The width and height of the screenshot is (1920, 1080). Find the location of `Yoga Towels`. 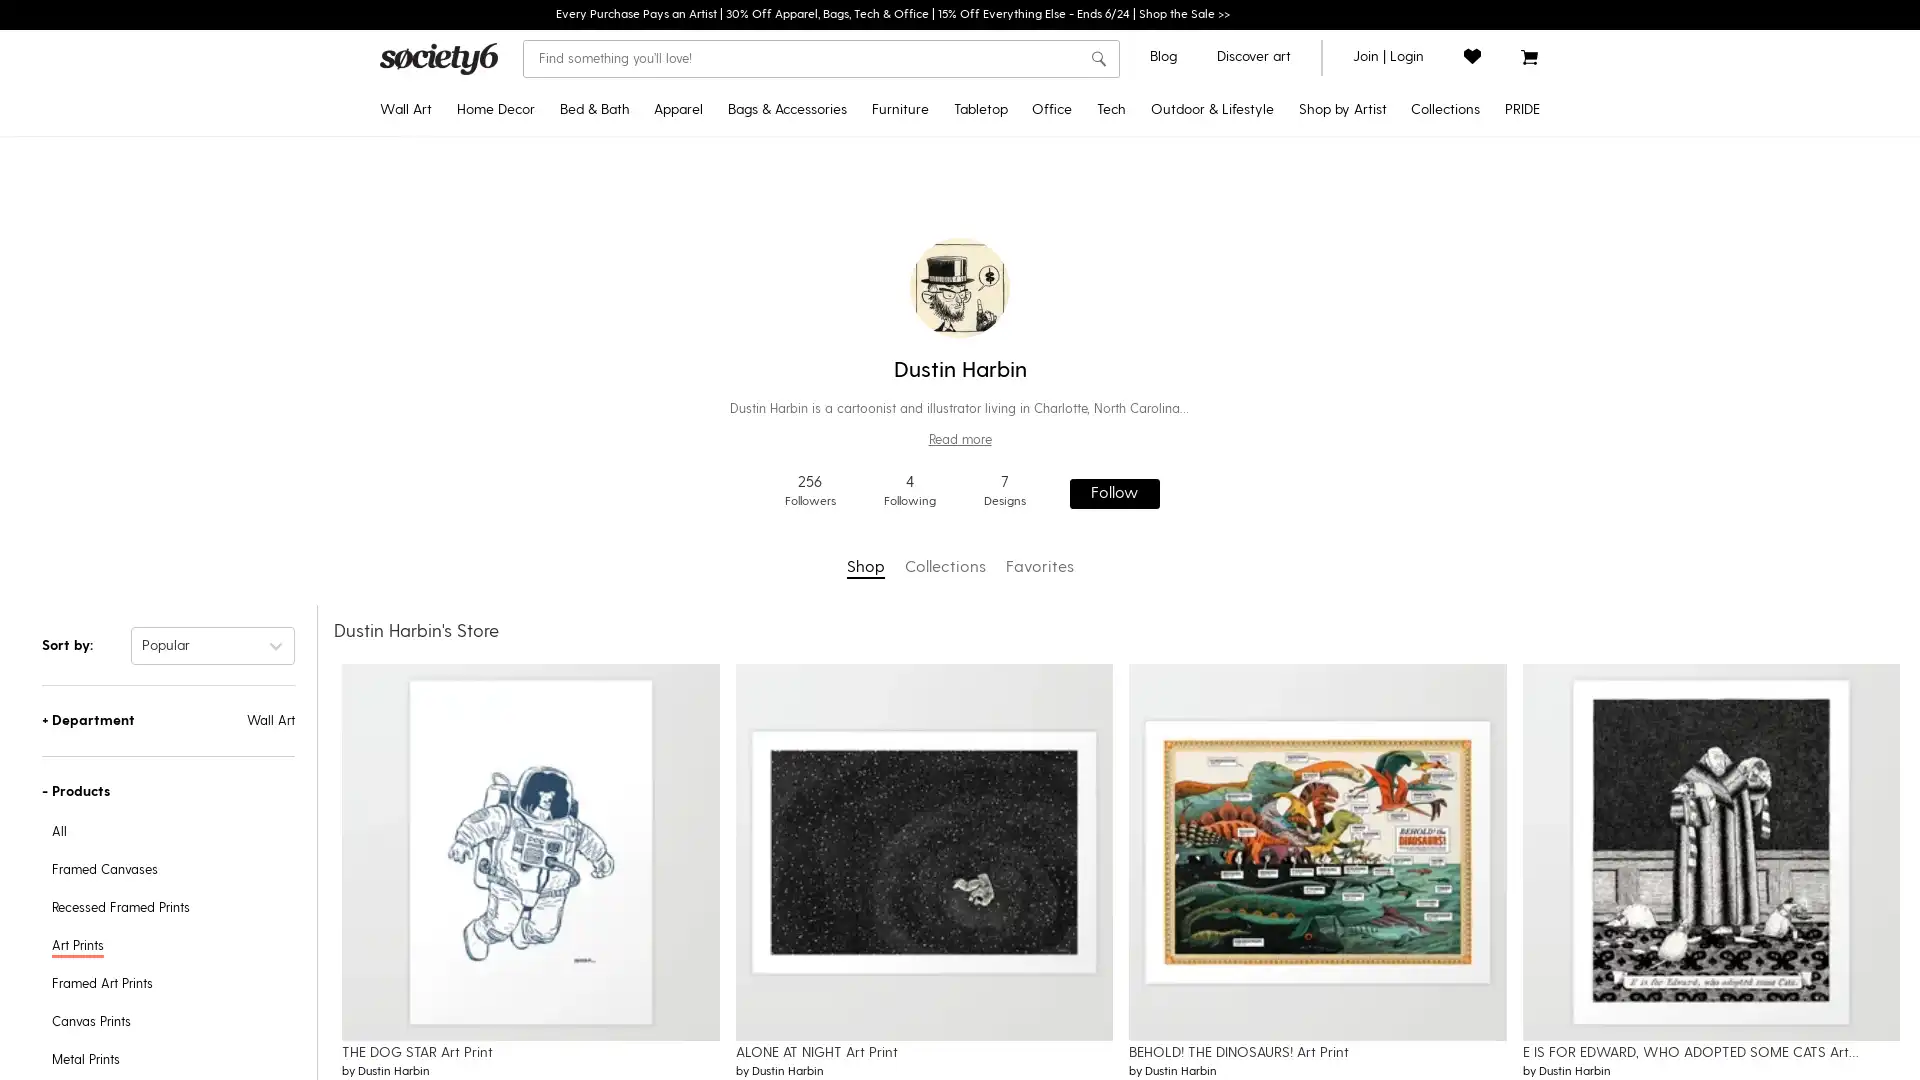

Yoga Towels is located at coordinates (1238, 225).